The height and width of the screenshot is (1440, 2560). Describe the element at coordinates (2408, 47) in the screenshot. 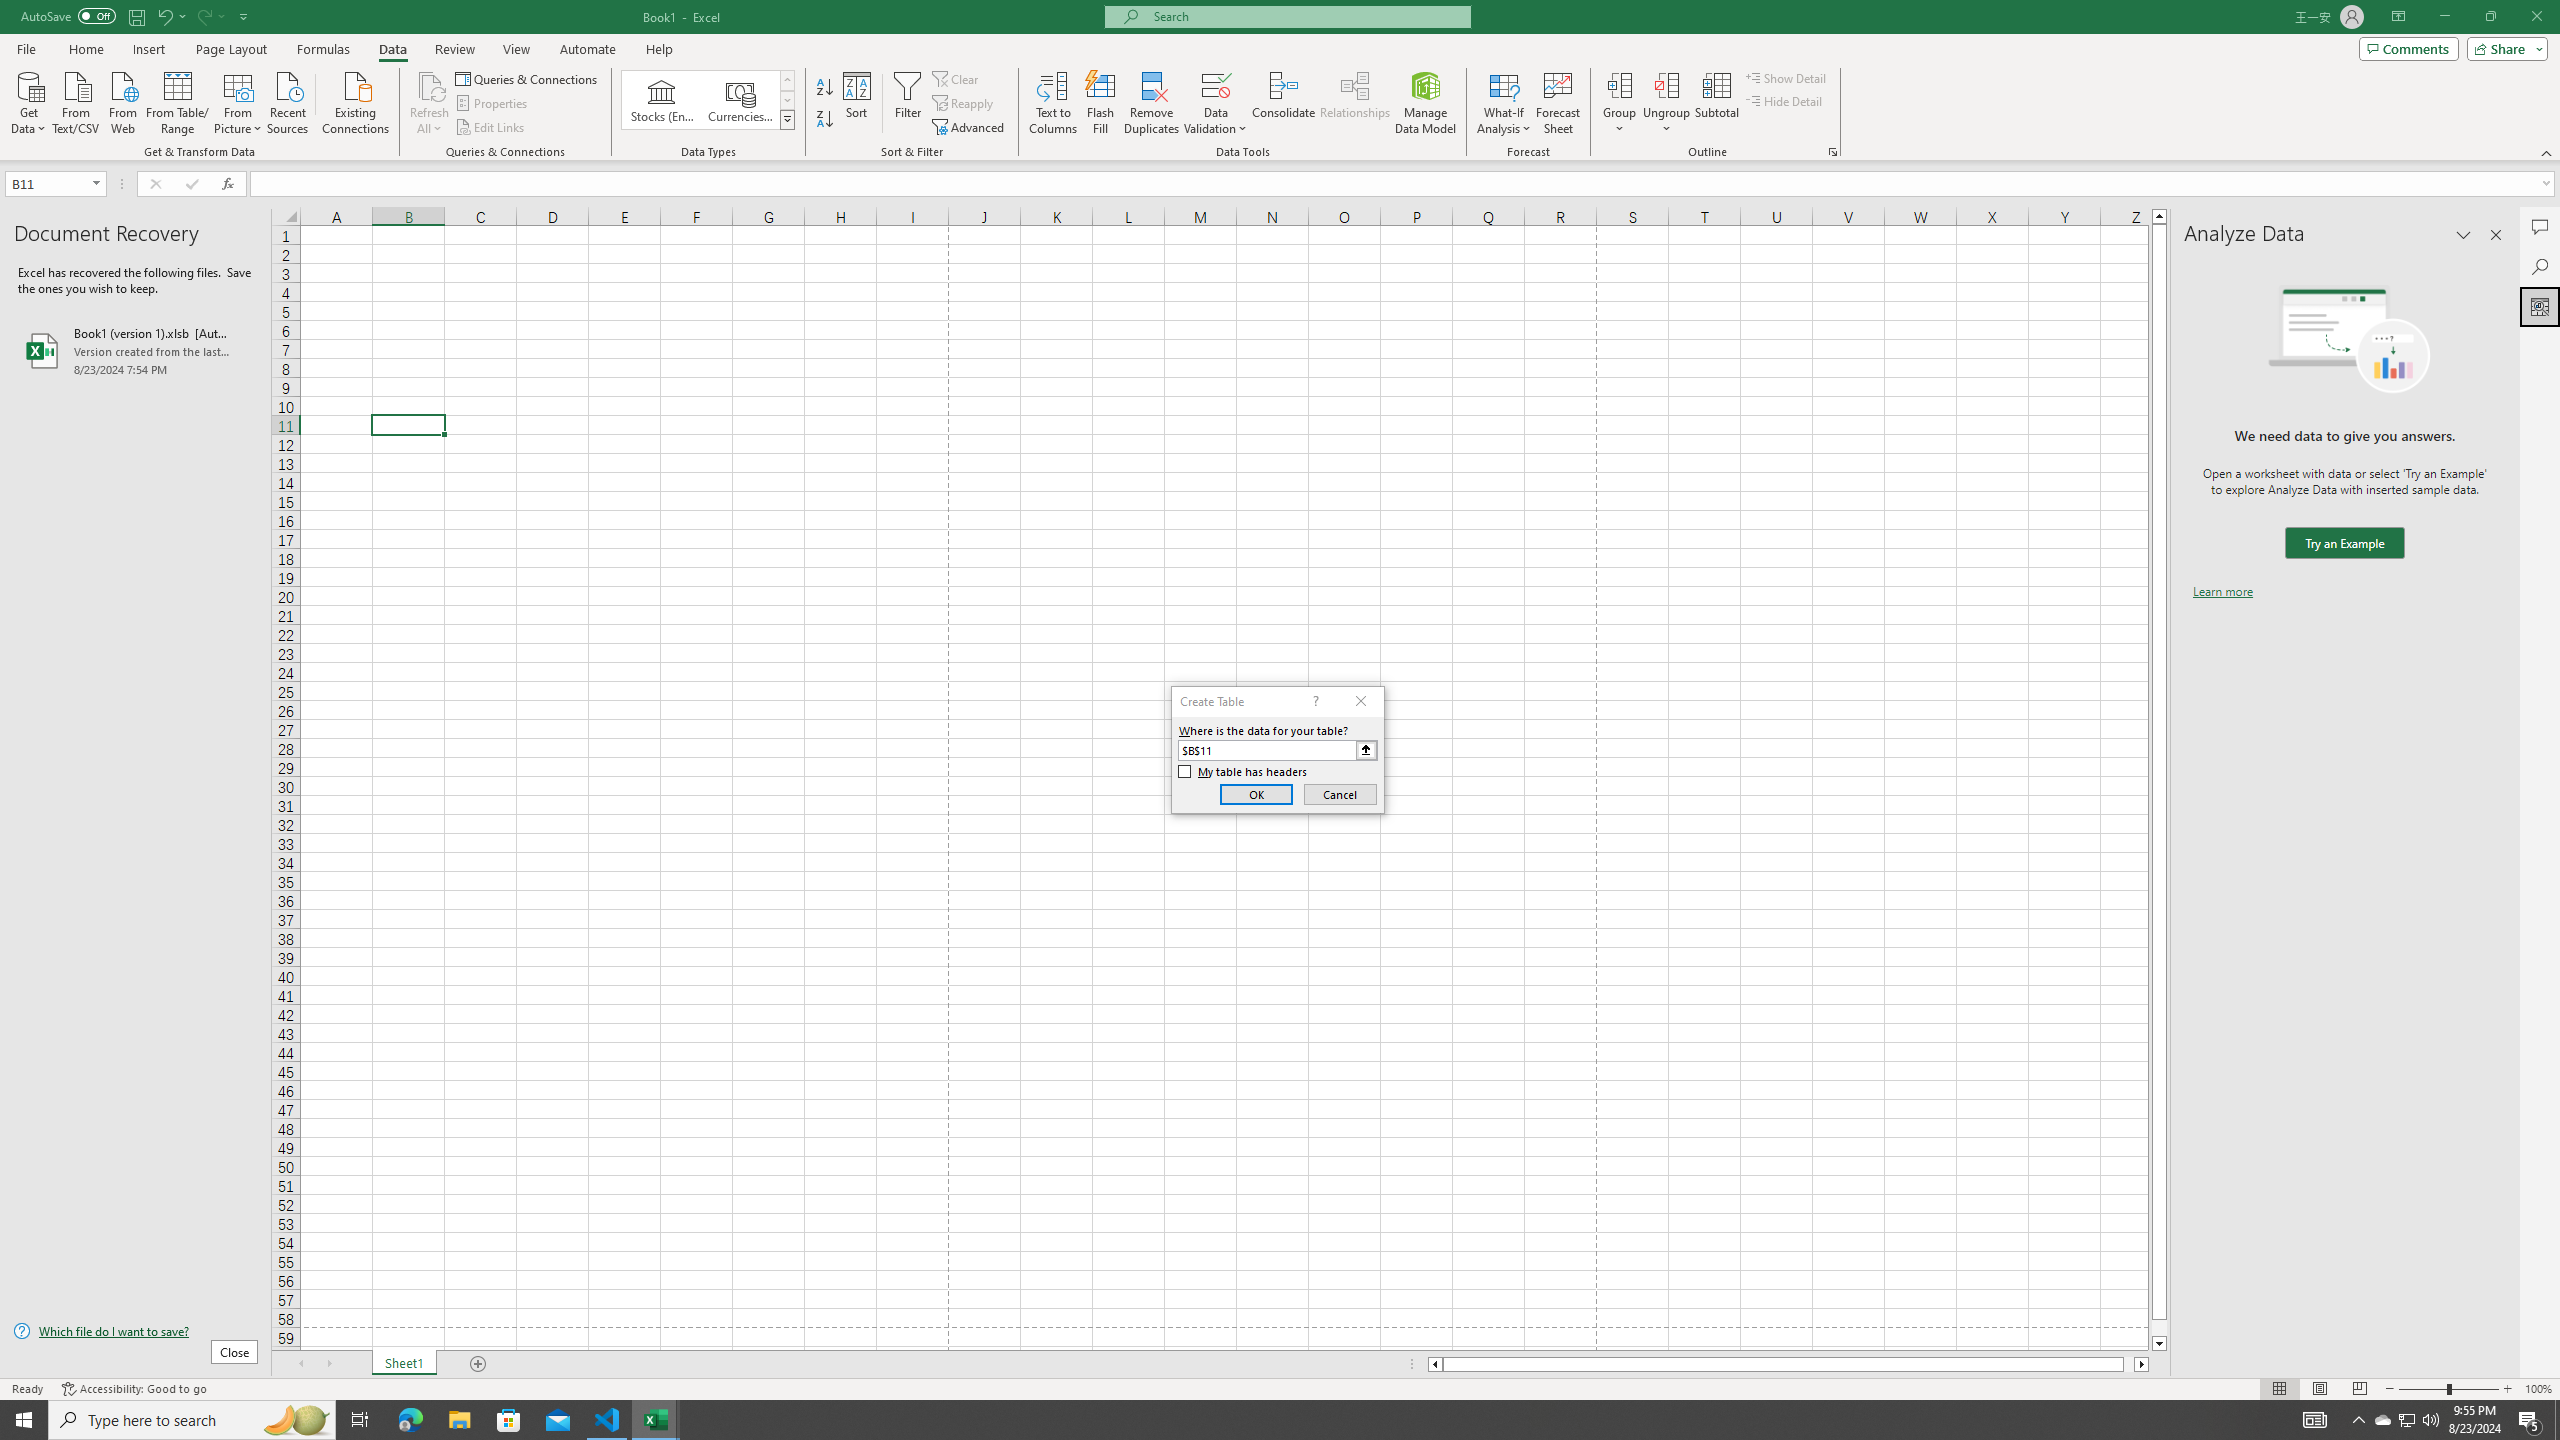

I see `'Comments'` at that location.